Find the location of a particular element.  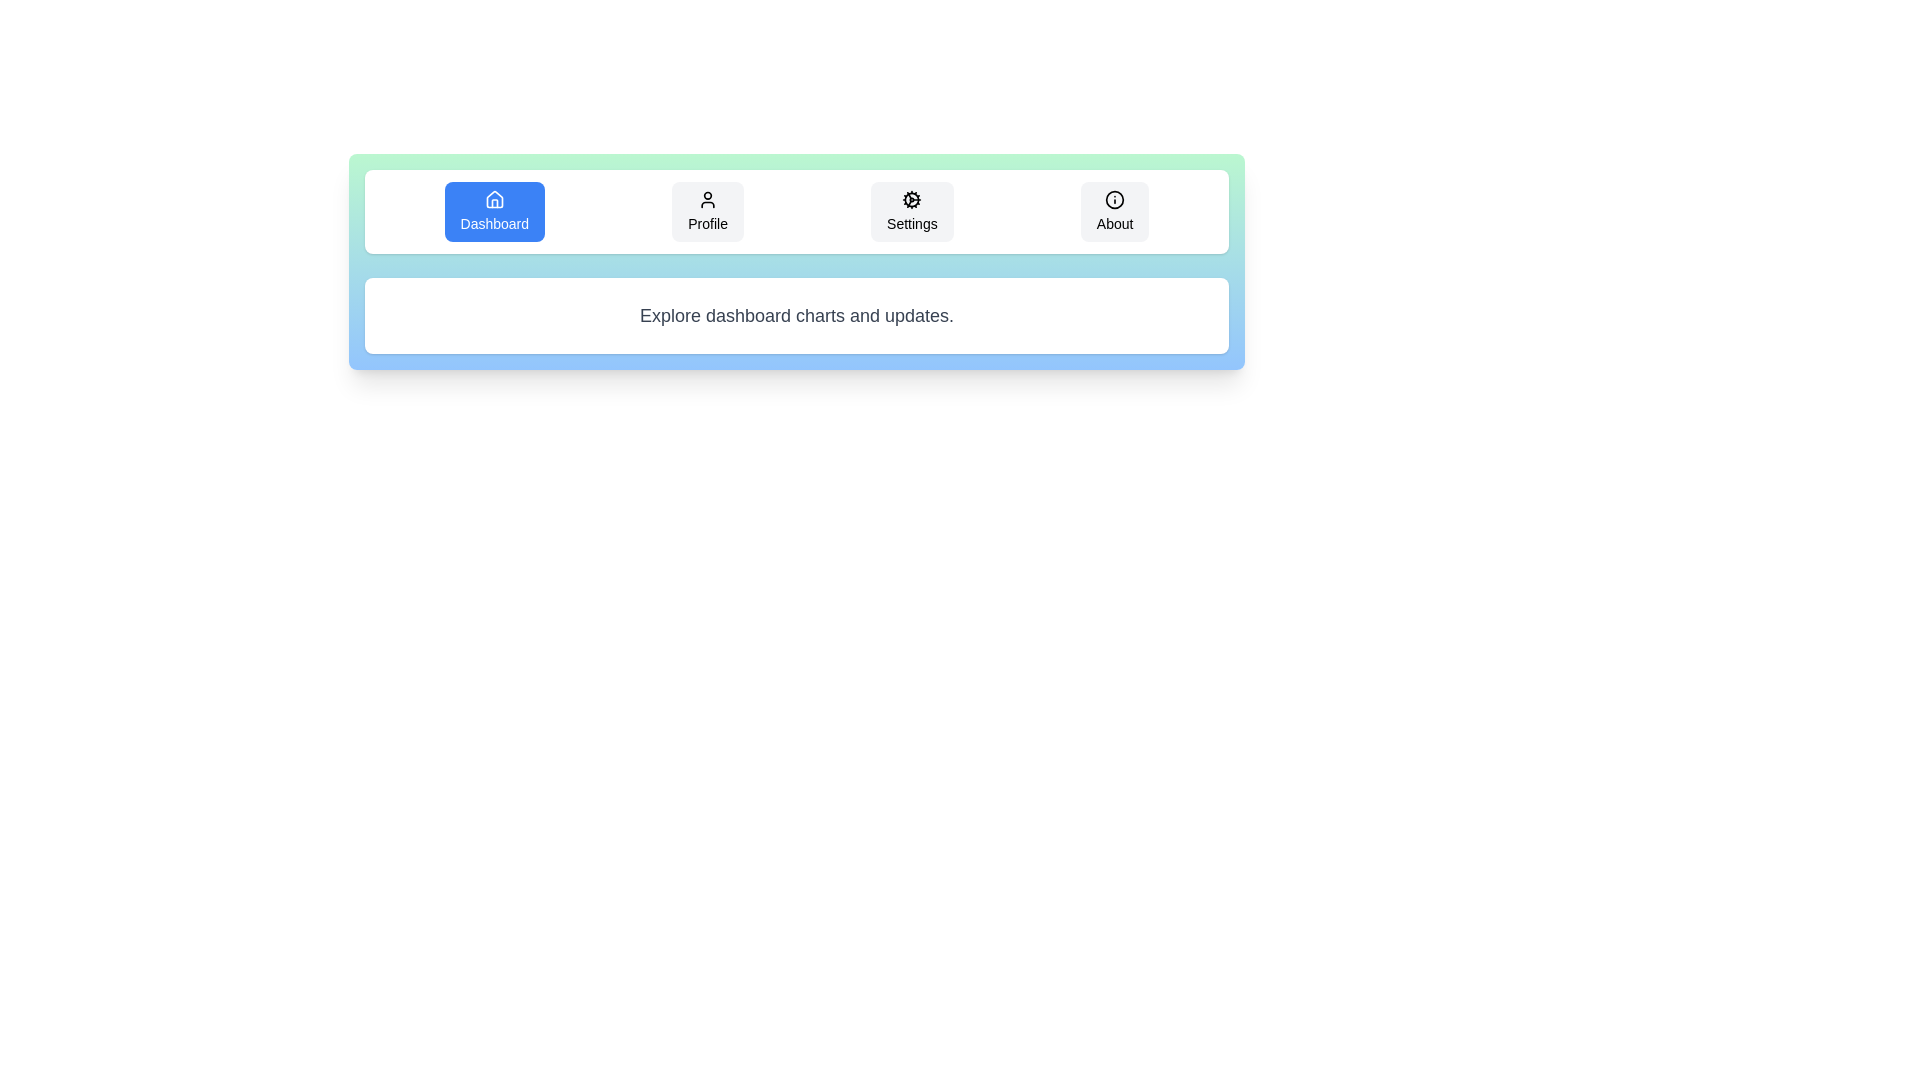

the tab labeled Settings is located at coordinates (911, 212).